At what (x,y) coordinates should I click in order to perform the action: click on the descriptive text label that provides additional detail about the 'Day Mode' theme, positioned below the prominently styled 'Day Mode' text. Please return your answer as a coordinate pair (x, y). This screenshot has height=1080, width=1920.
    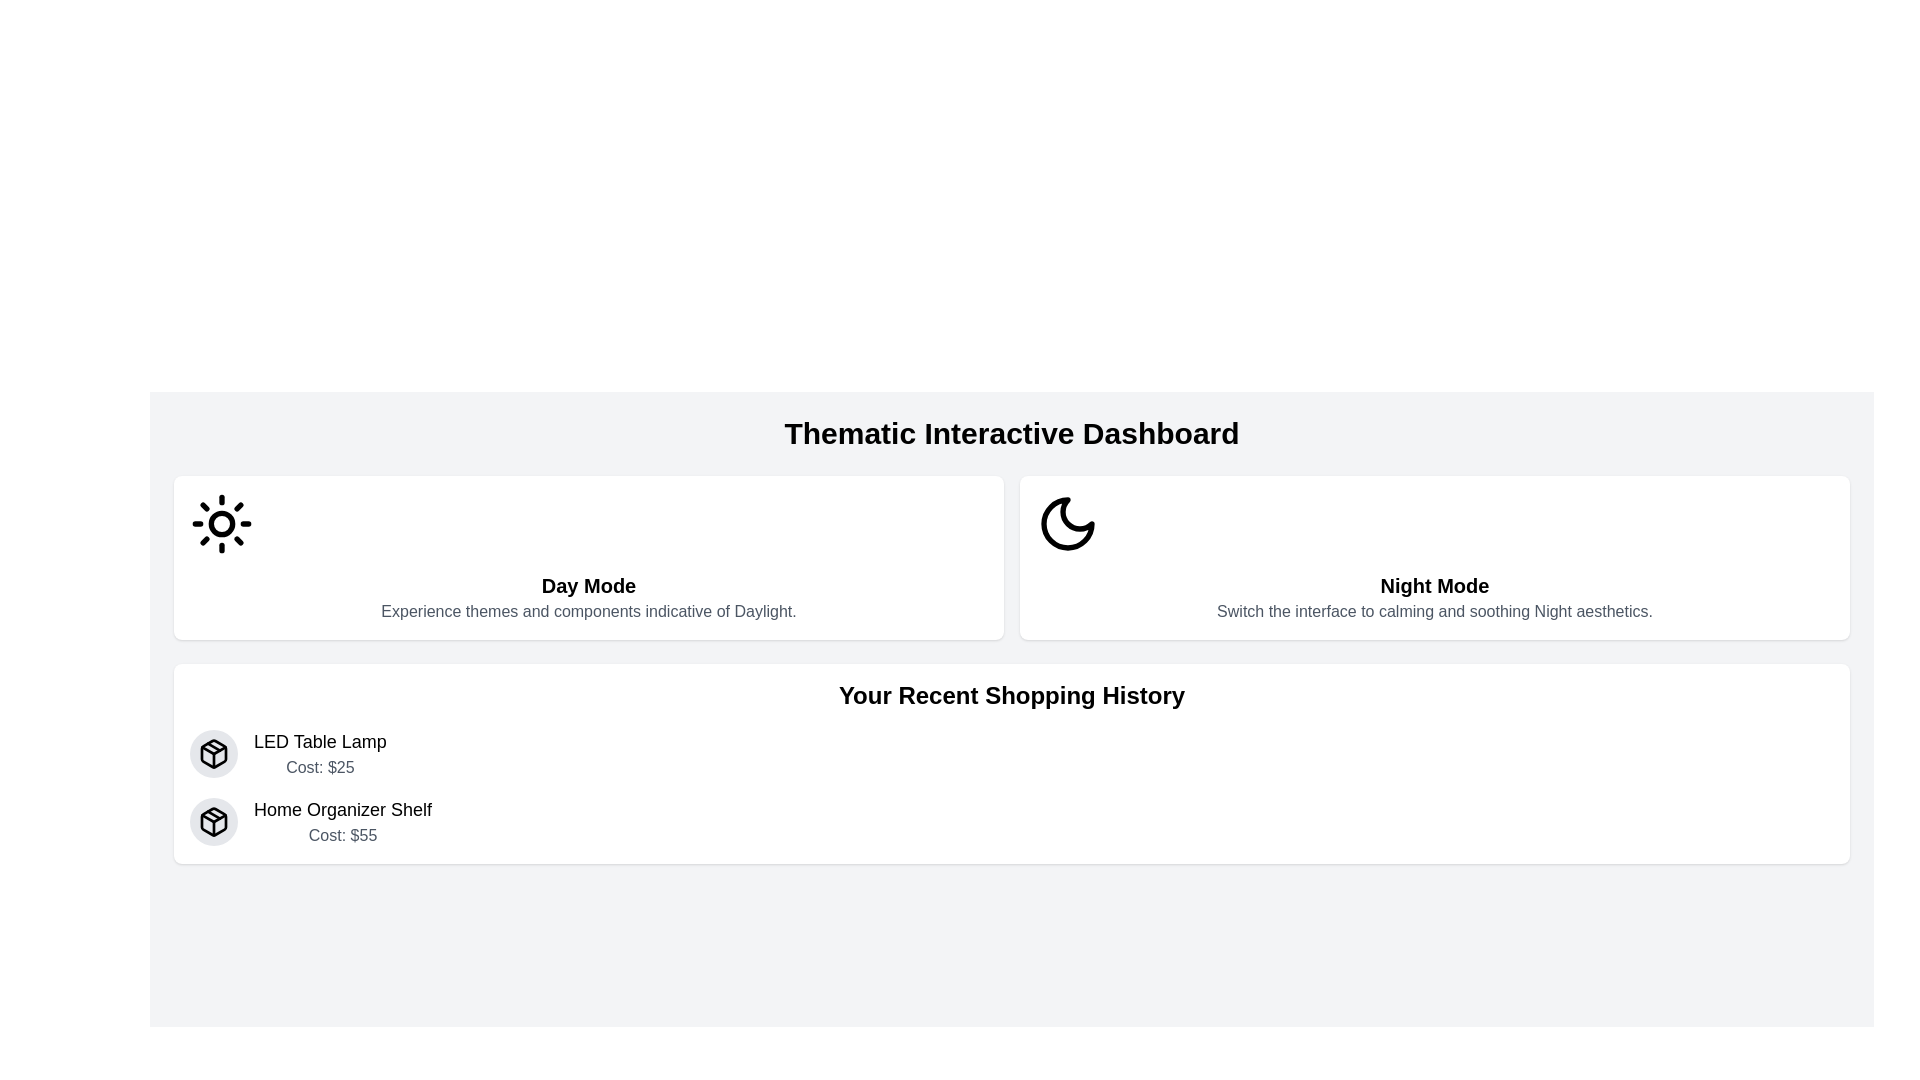
    Looking at the image, I should click on (588, 611).